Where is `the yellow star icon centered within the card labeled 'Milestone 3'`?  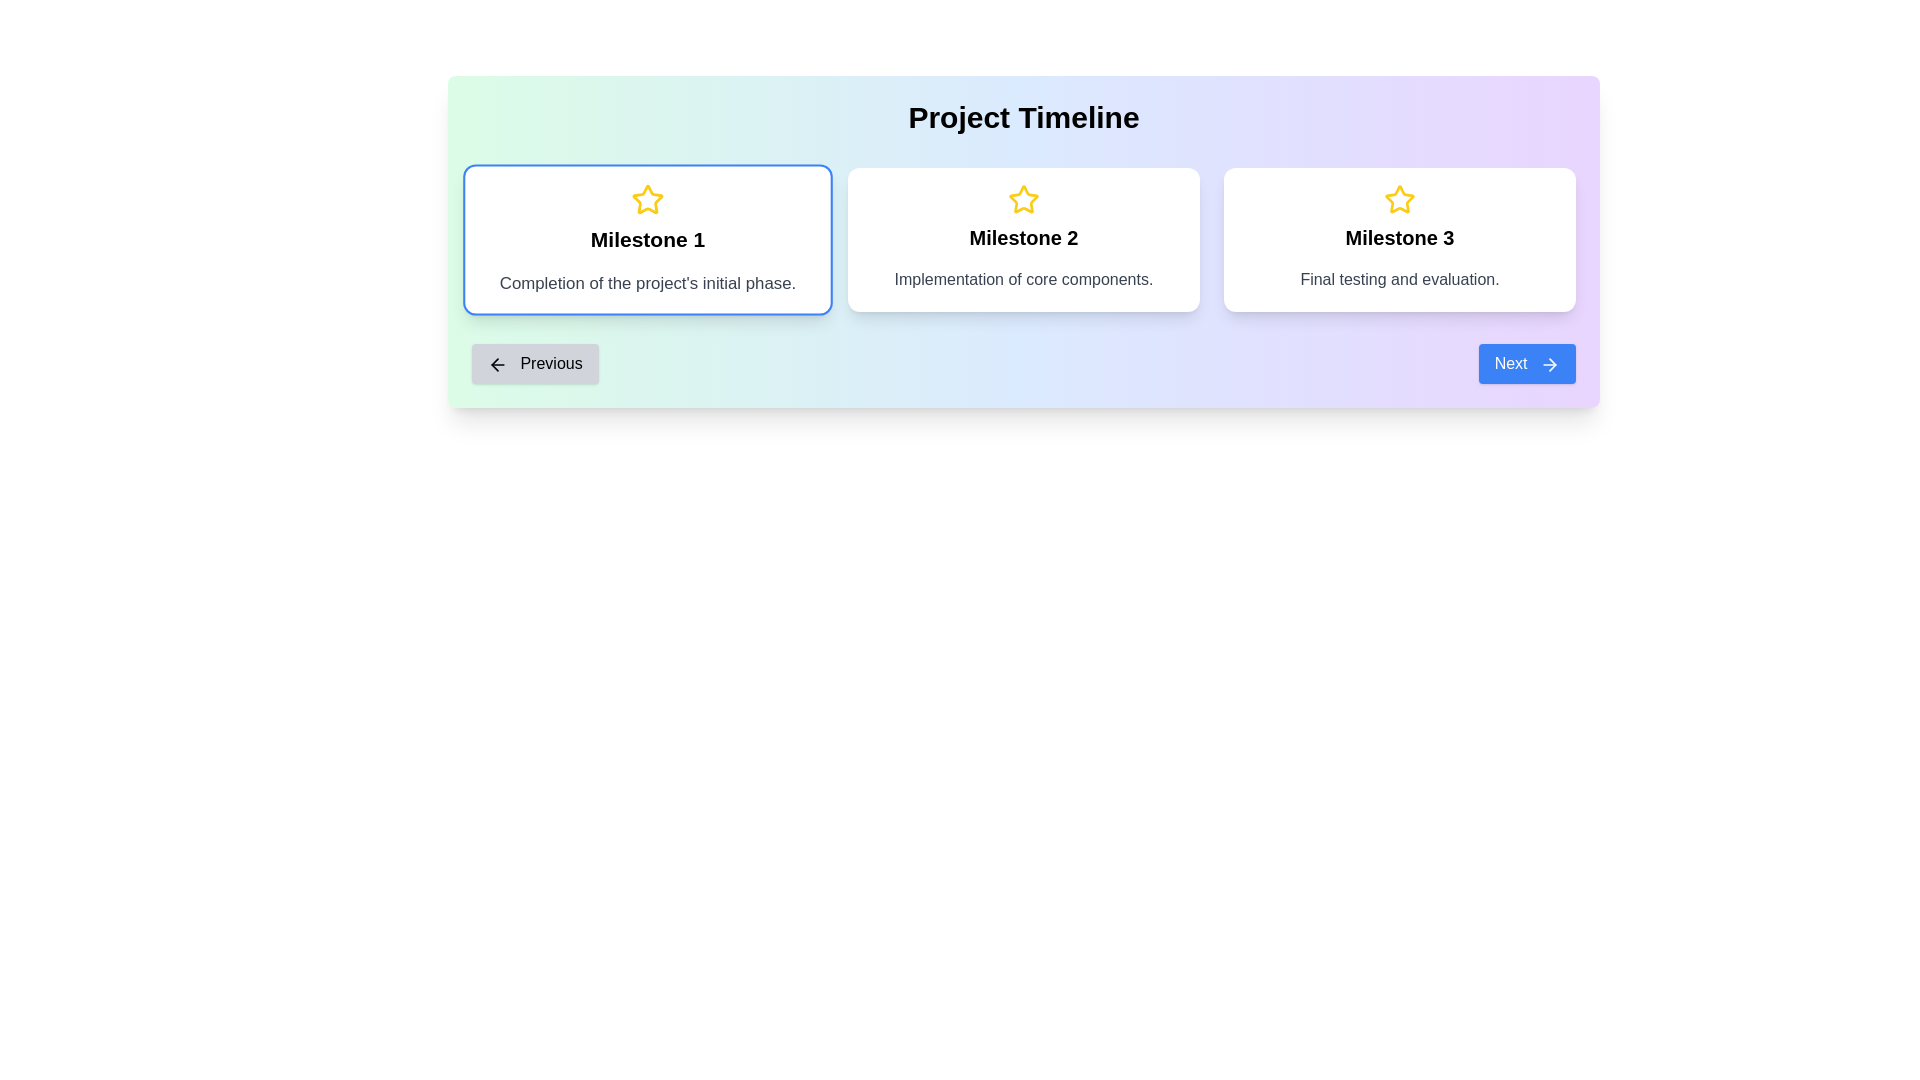
the yellow star icon centered within the card labeled 'Milestone 3' is located at coordinates (1399, 199).